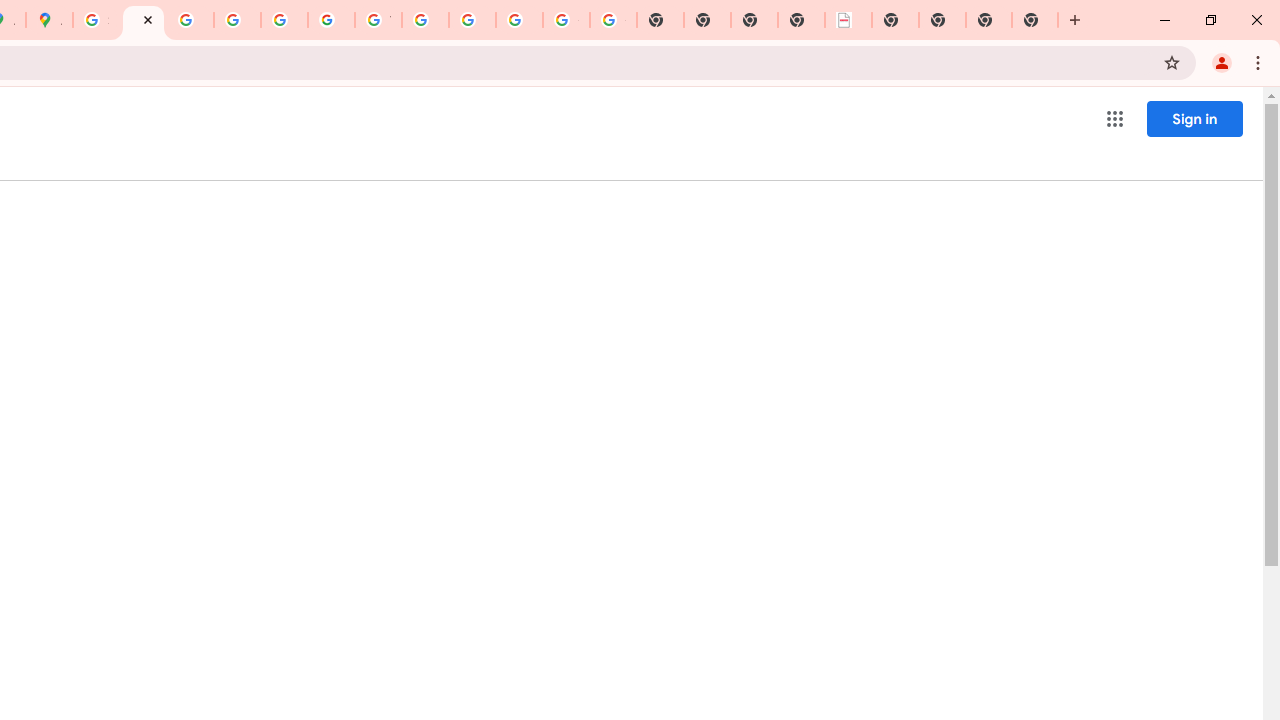 This screenshot has height=720, width=1280. What do you see at coordinates (190, 20) in the screenshot?
I see `'Privacy Help Center - Policies Help'` at bounding box center [190, 20].